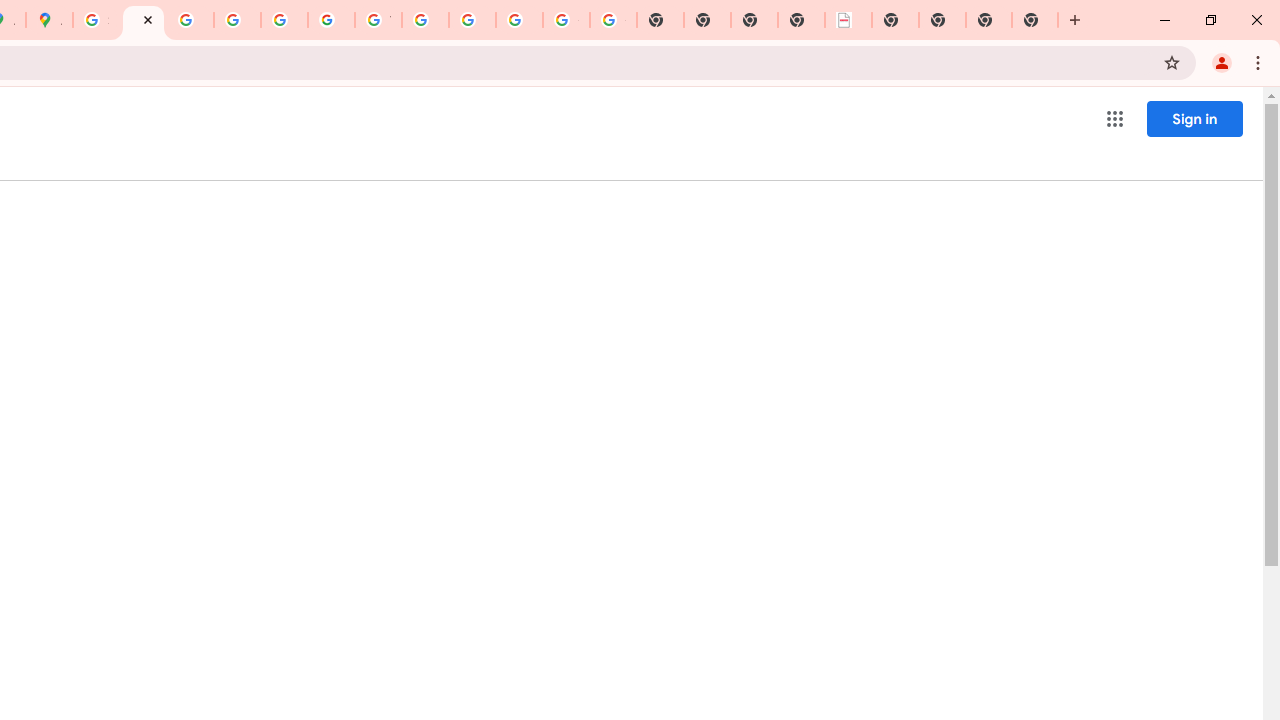 This screenshot has height=720, width=1280. What do you see at coordinates (190, 20) in the screenshot?
I see `'Privacy Help Center - Policies Help'` at bounding box center [190, 20].